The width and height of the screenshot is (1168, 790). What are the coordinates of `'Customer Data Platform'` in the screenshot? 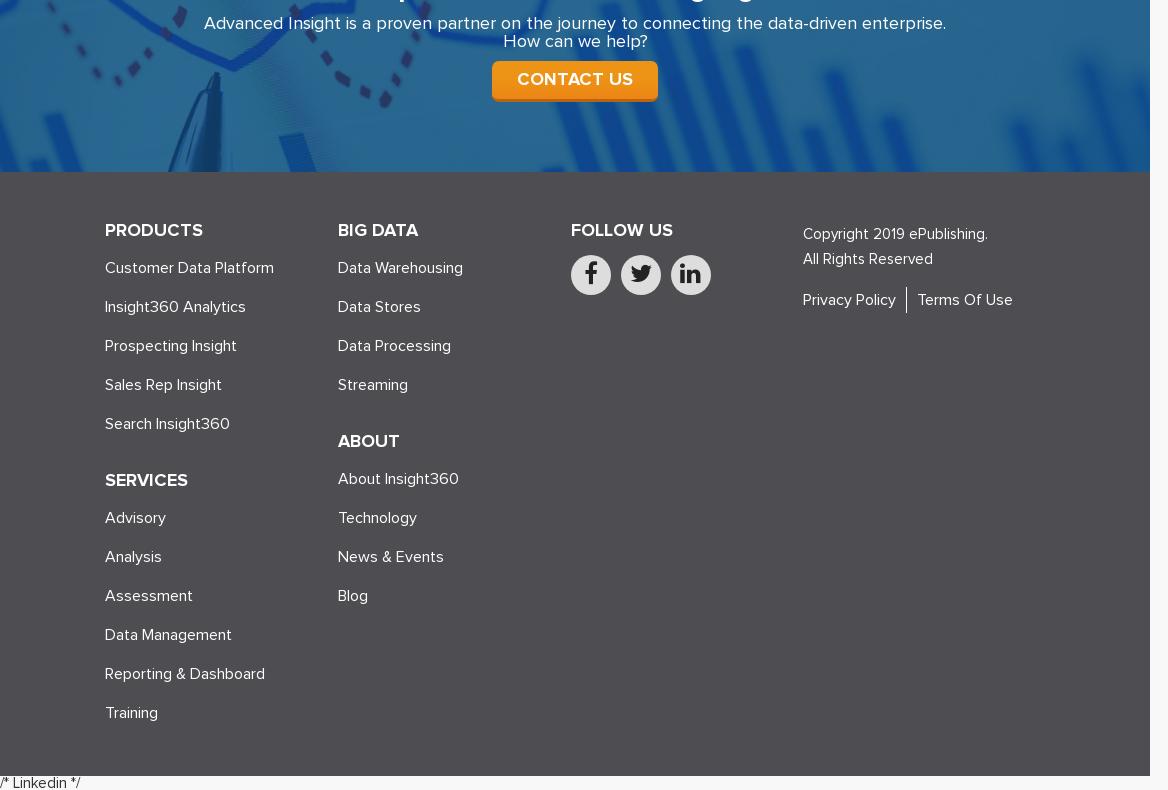 It's located at (189, 266).